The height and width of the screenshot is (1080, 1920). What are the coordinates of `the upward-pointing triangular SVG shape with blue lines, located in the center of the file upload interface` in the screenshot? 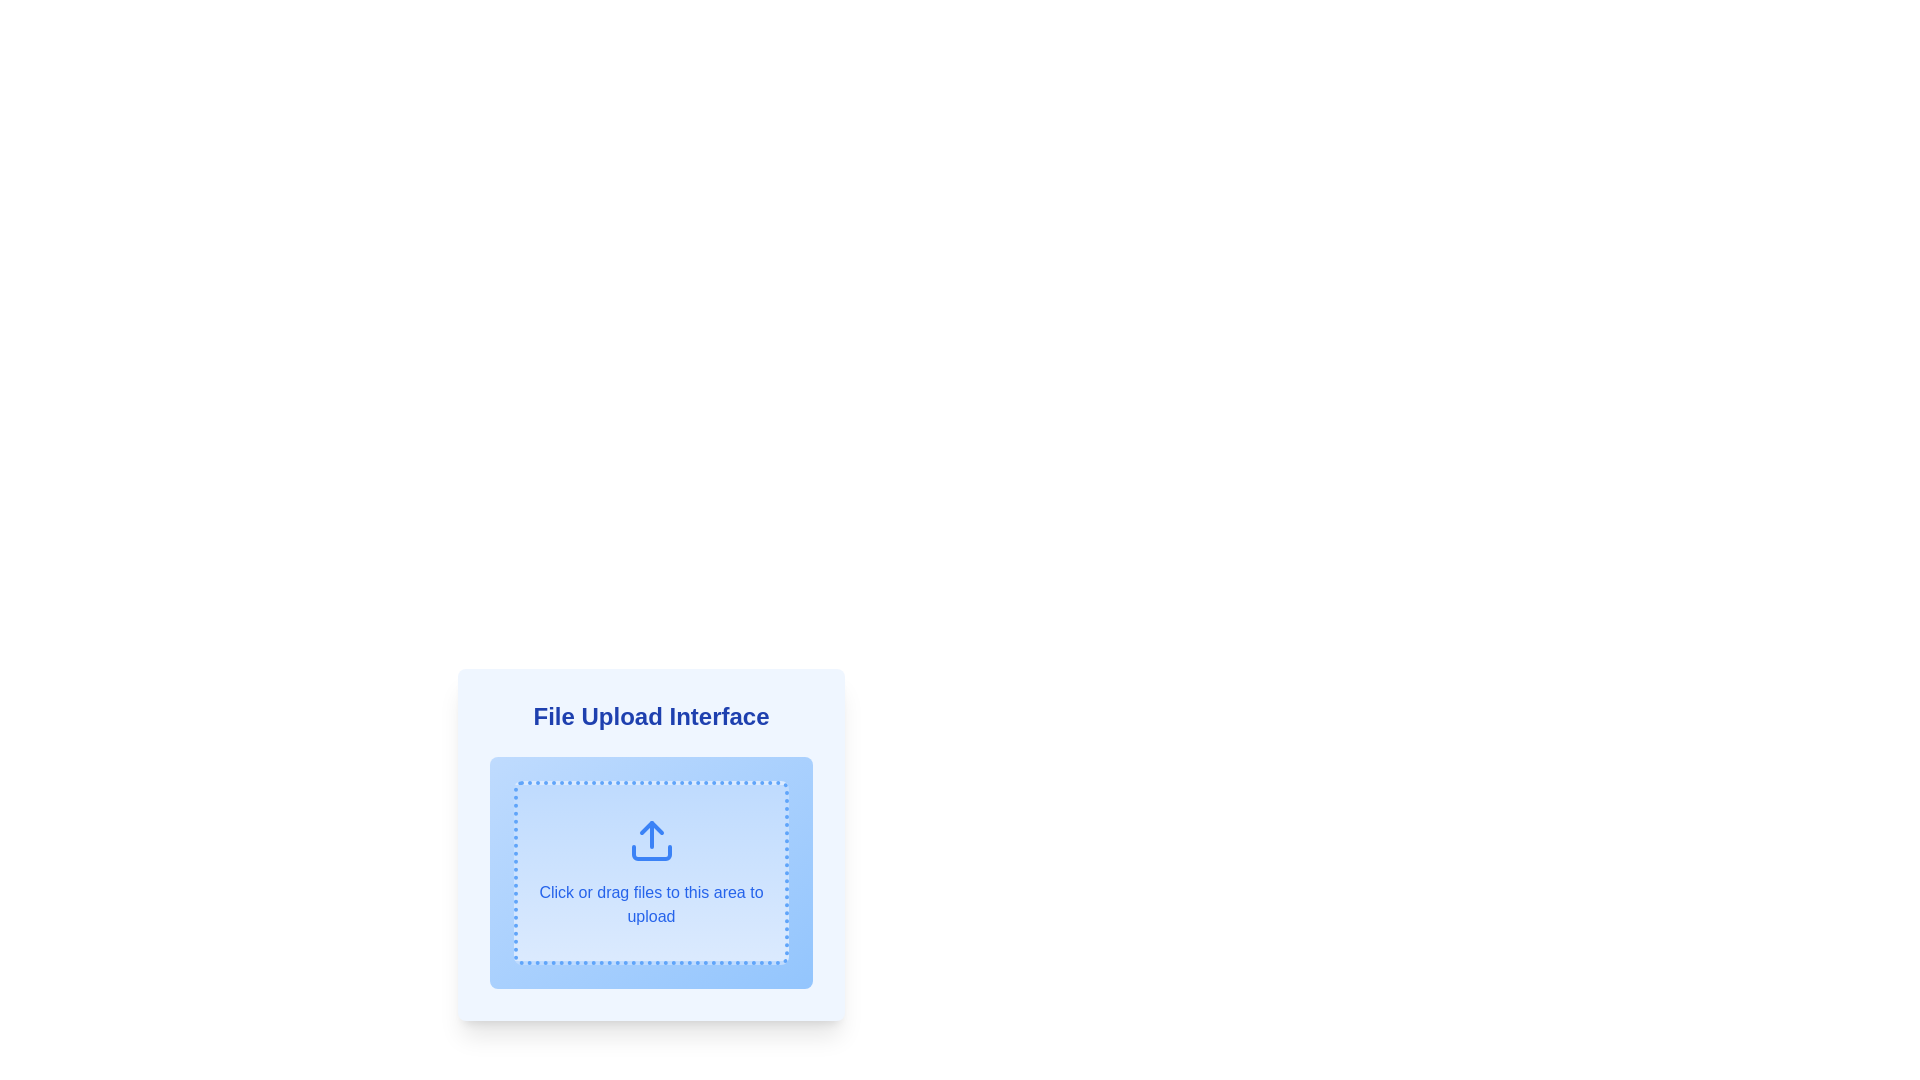 It's located at (651, 828).